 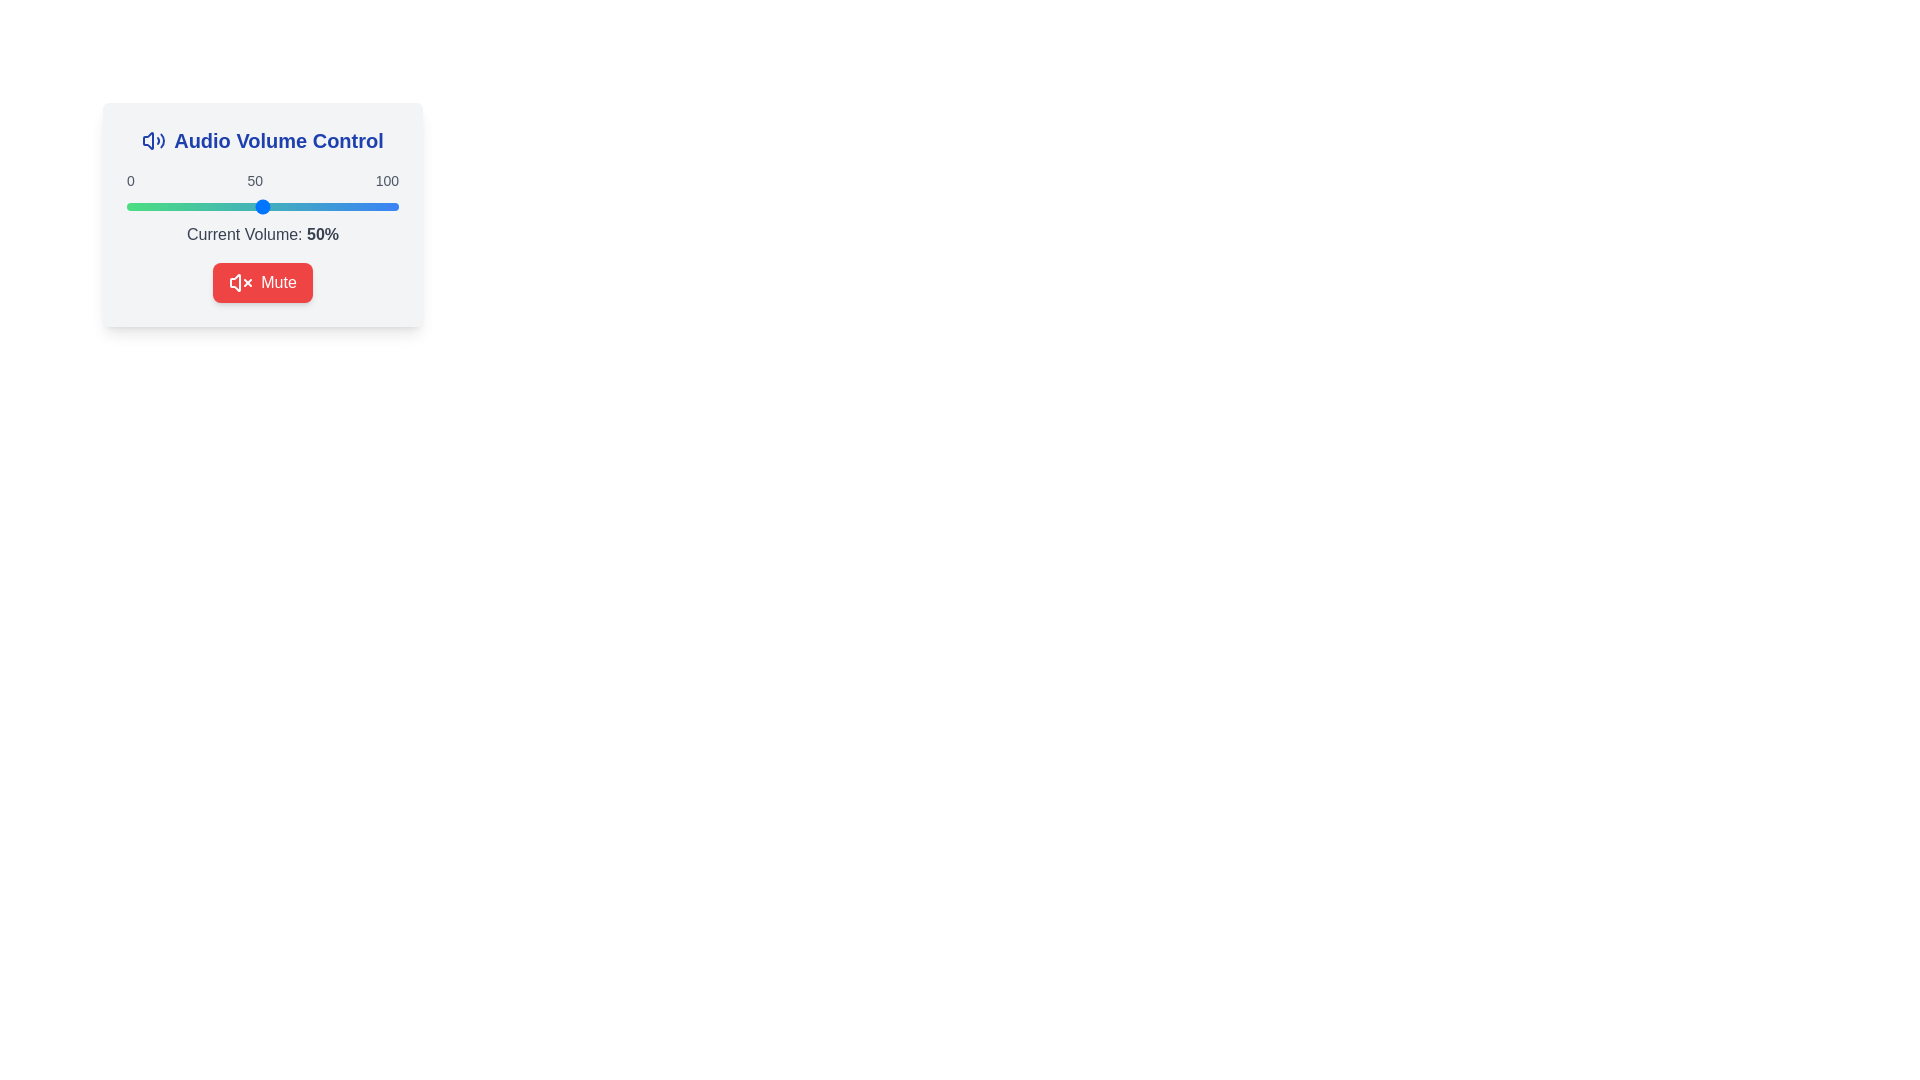 I want to click on the volume slider to set the volume to 87%, so click(x=363, y=207).